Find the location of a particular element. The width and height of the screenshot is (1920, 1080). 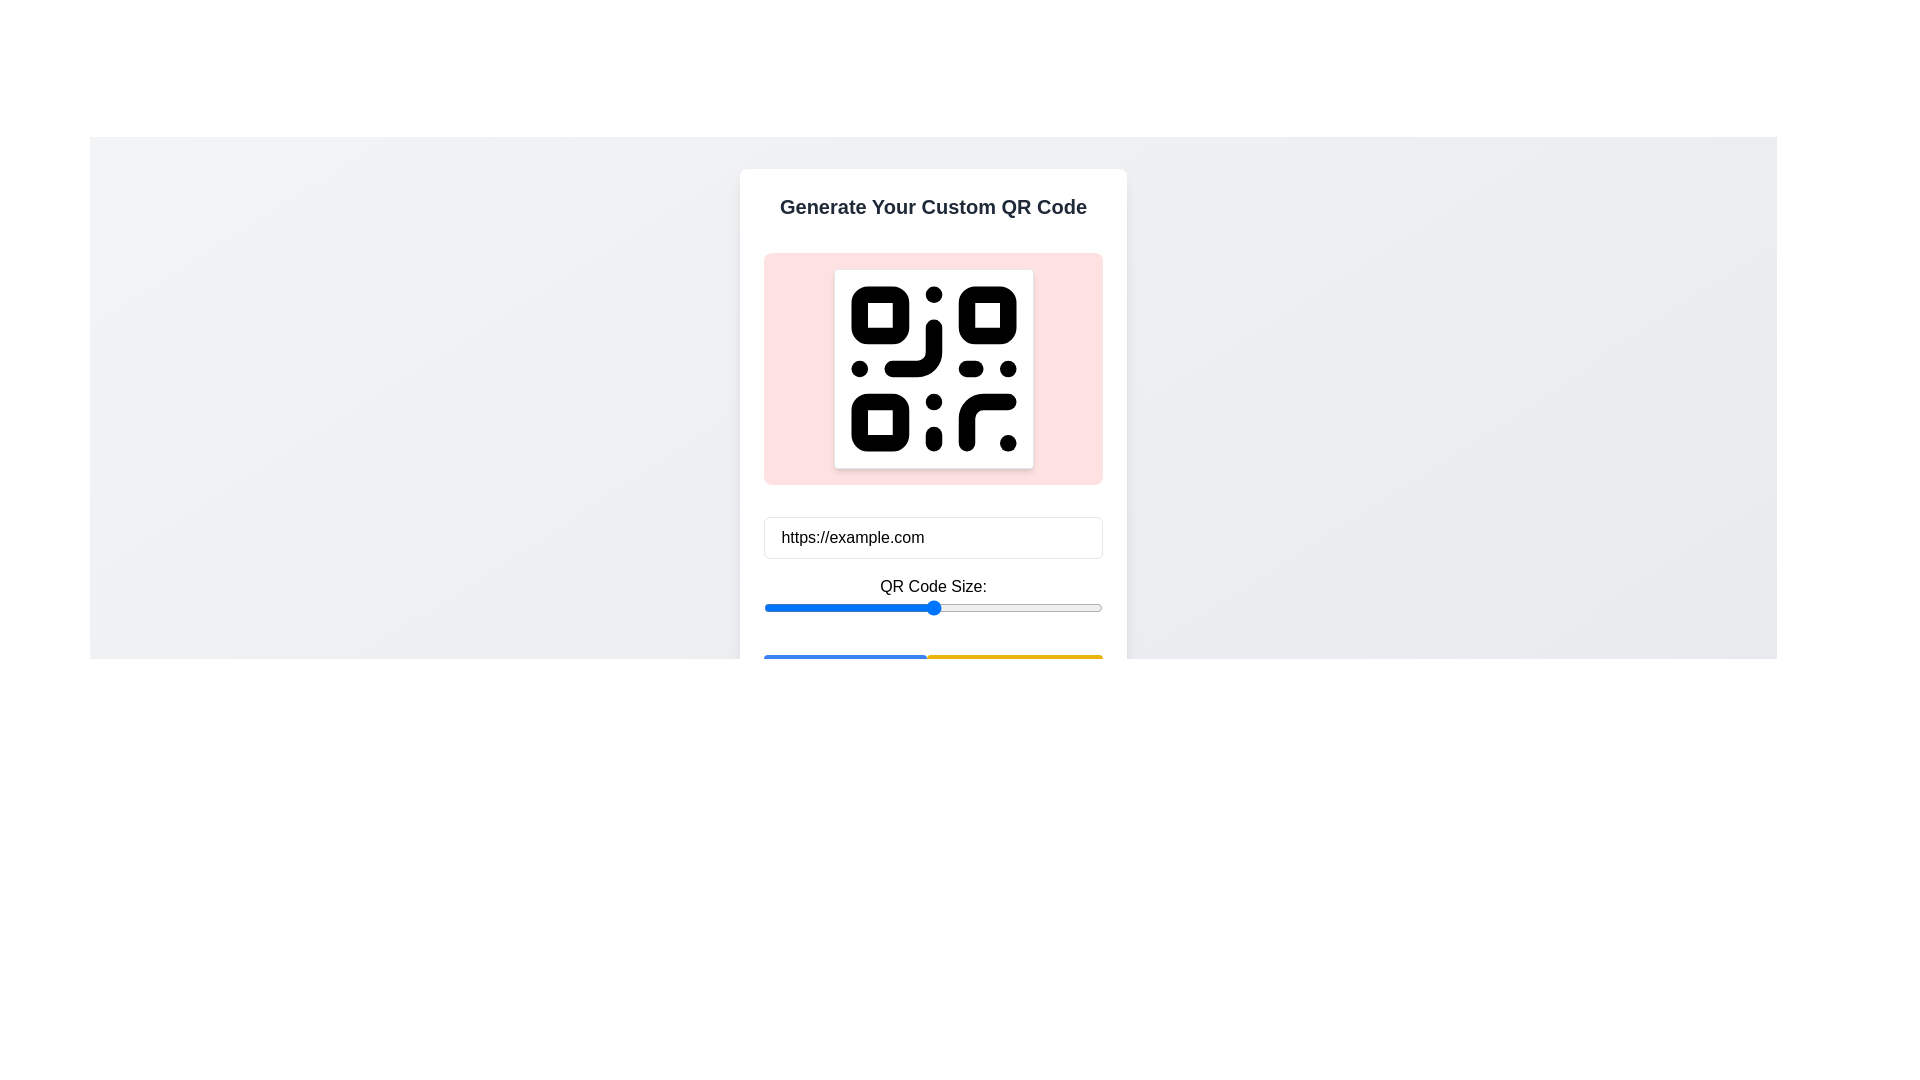

the QR code size is located at coordinates (879, 607).